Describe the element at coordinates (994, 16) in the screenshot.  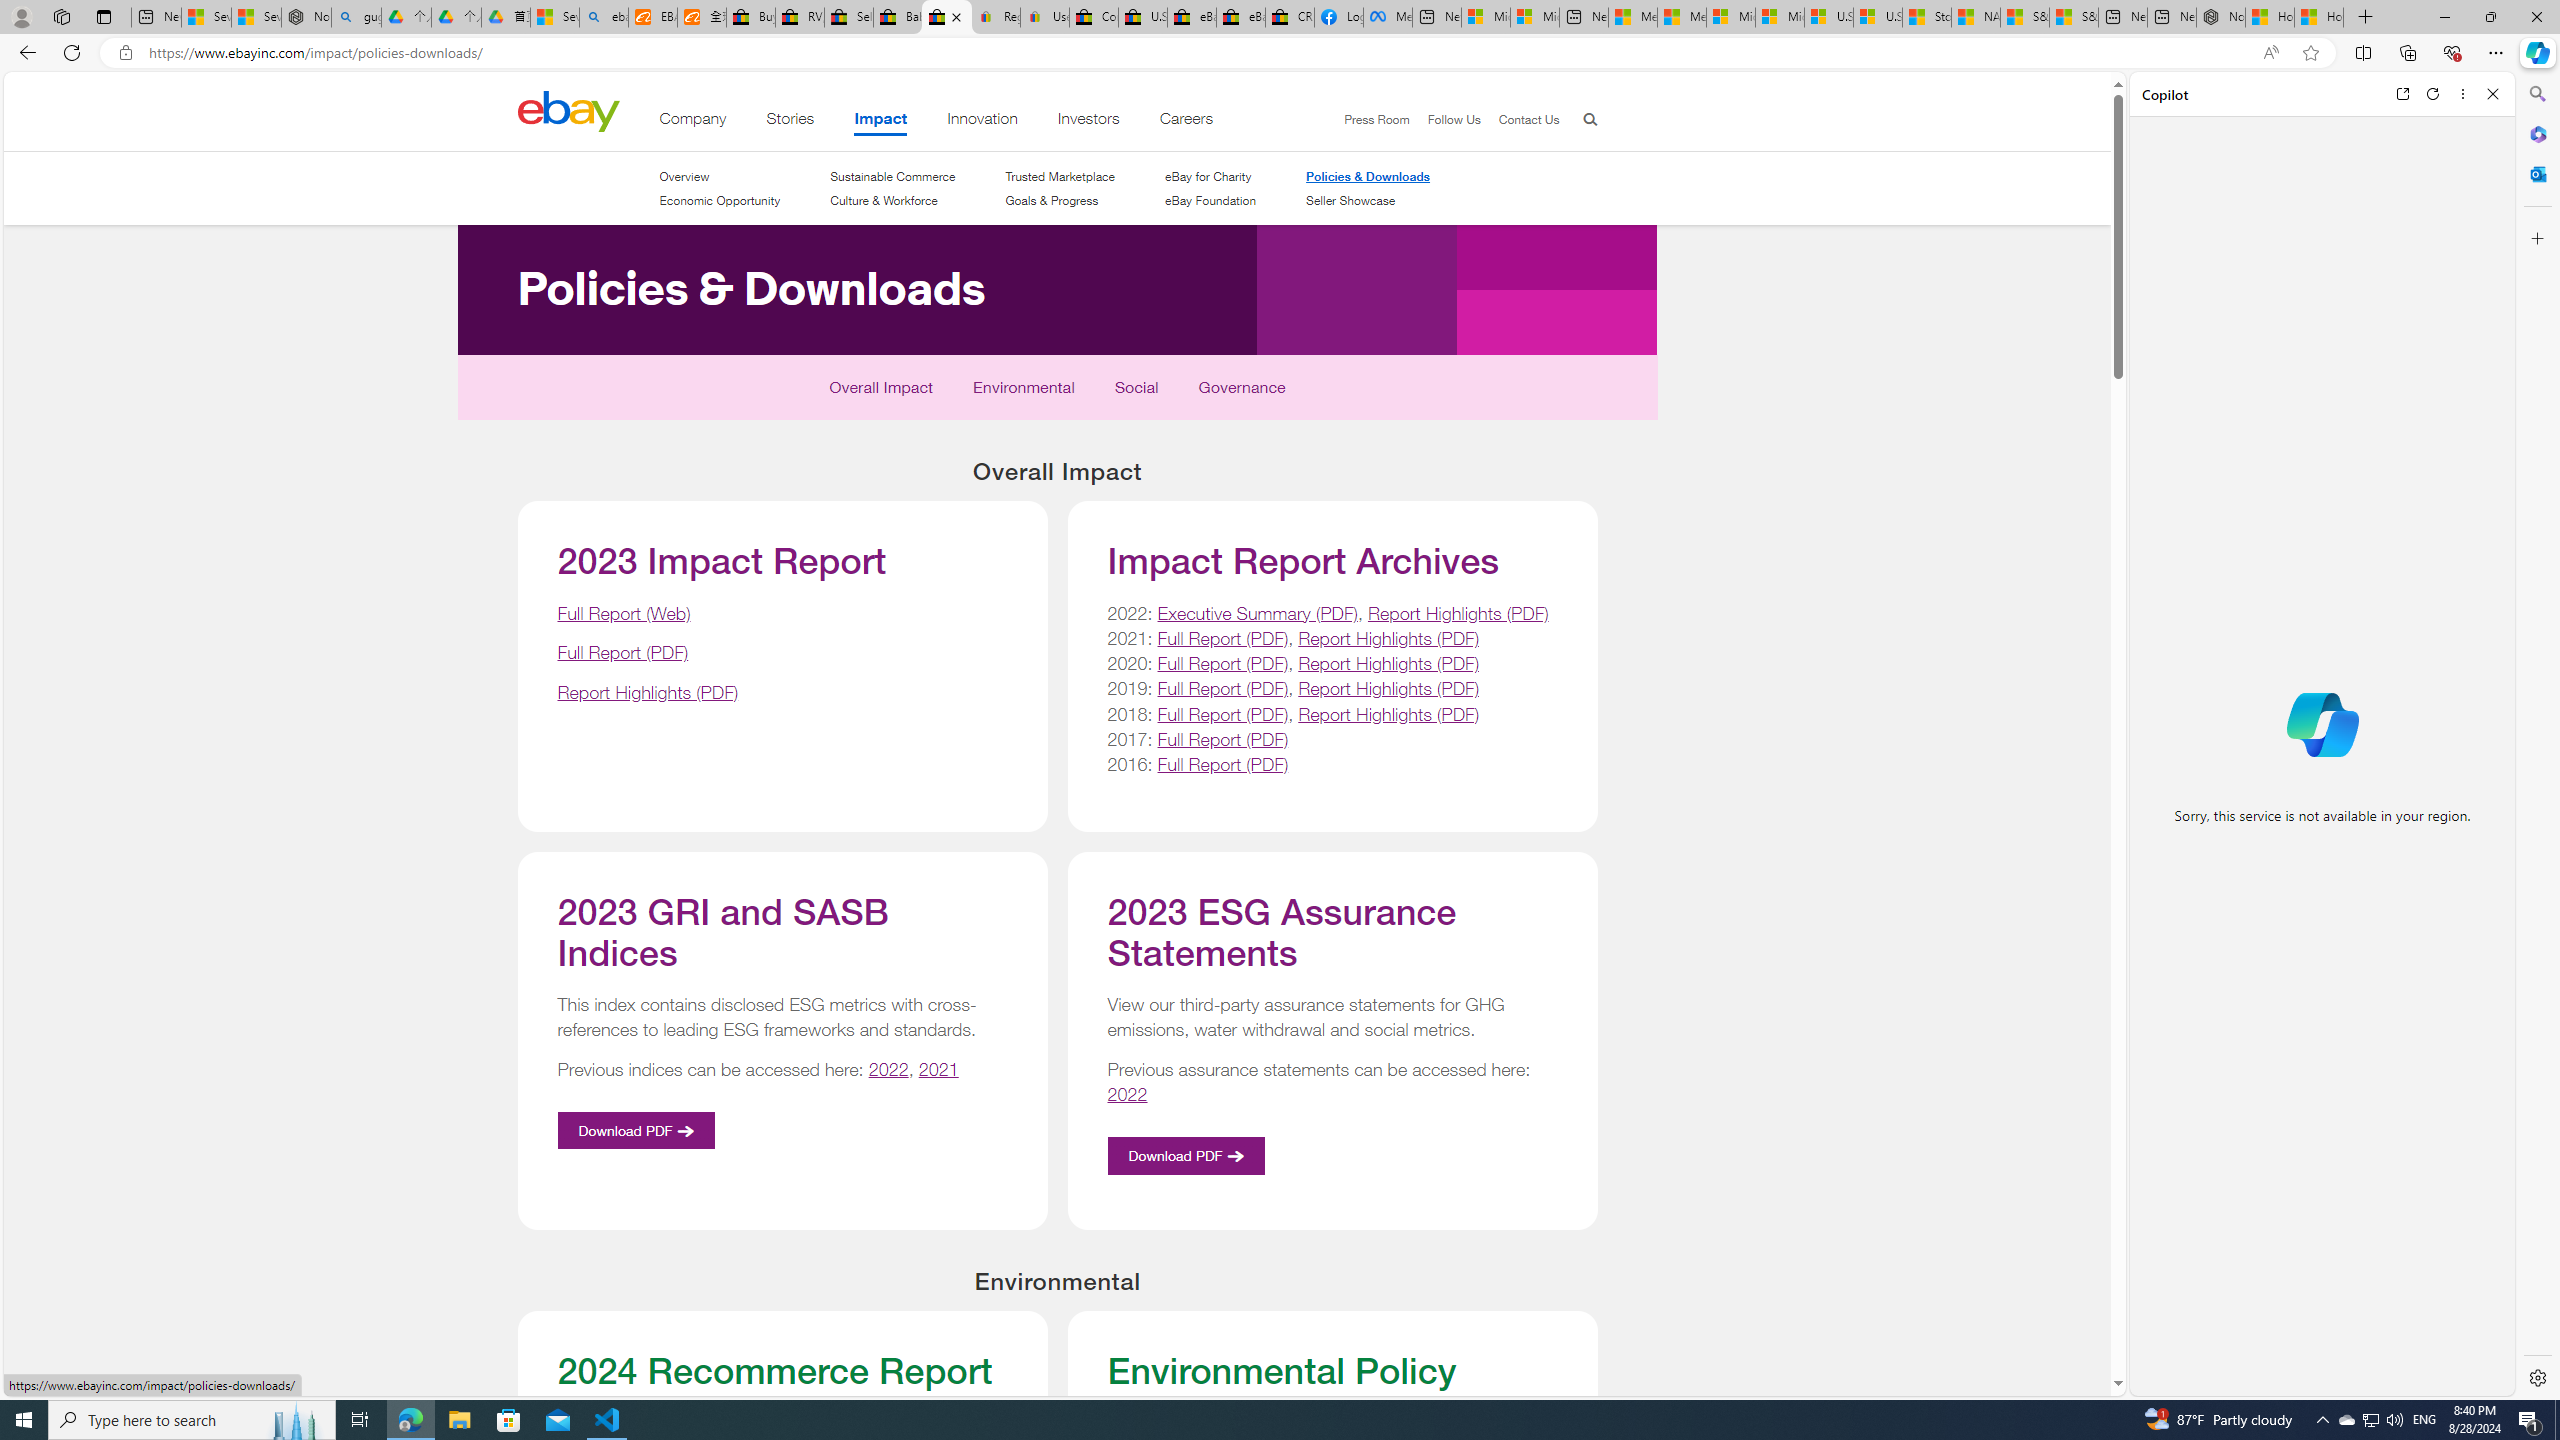
I see `'Register: Create a personal eBay account'` at that location.